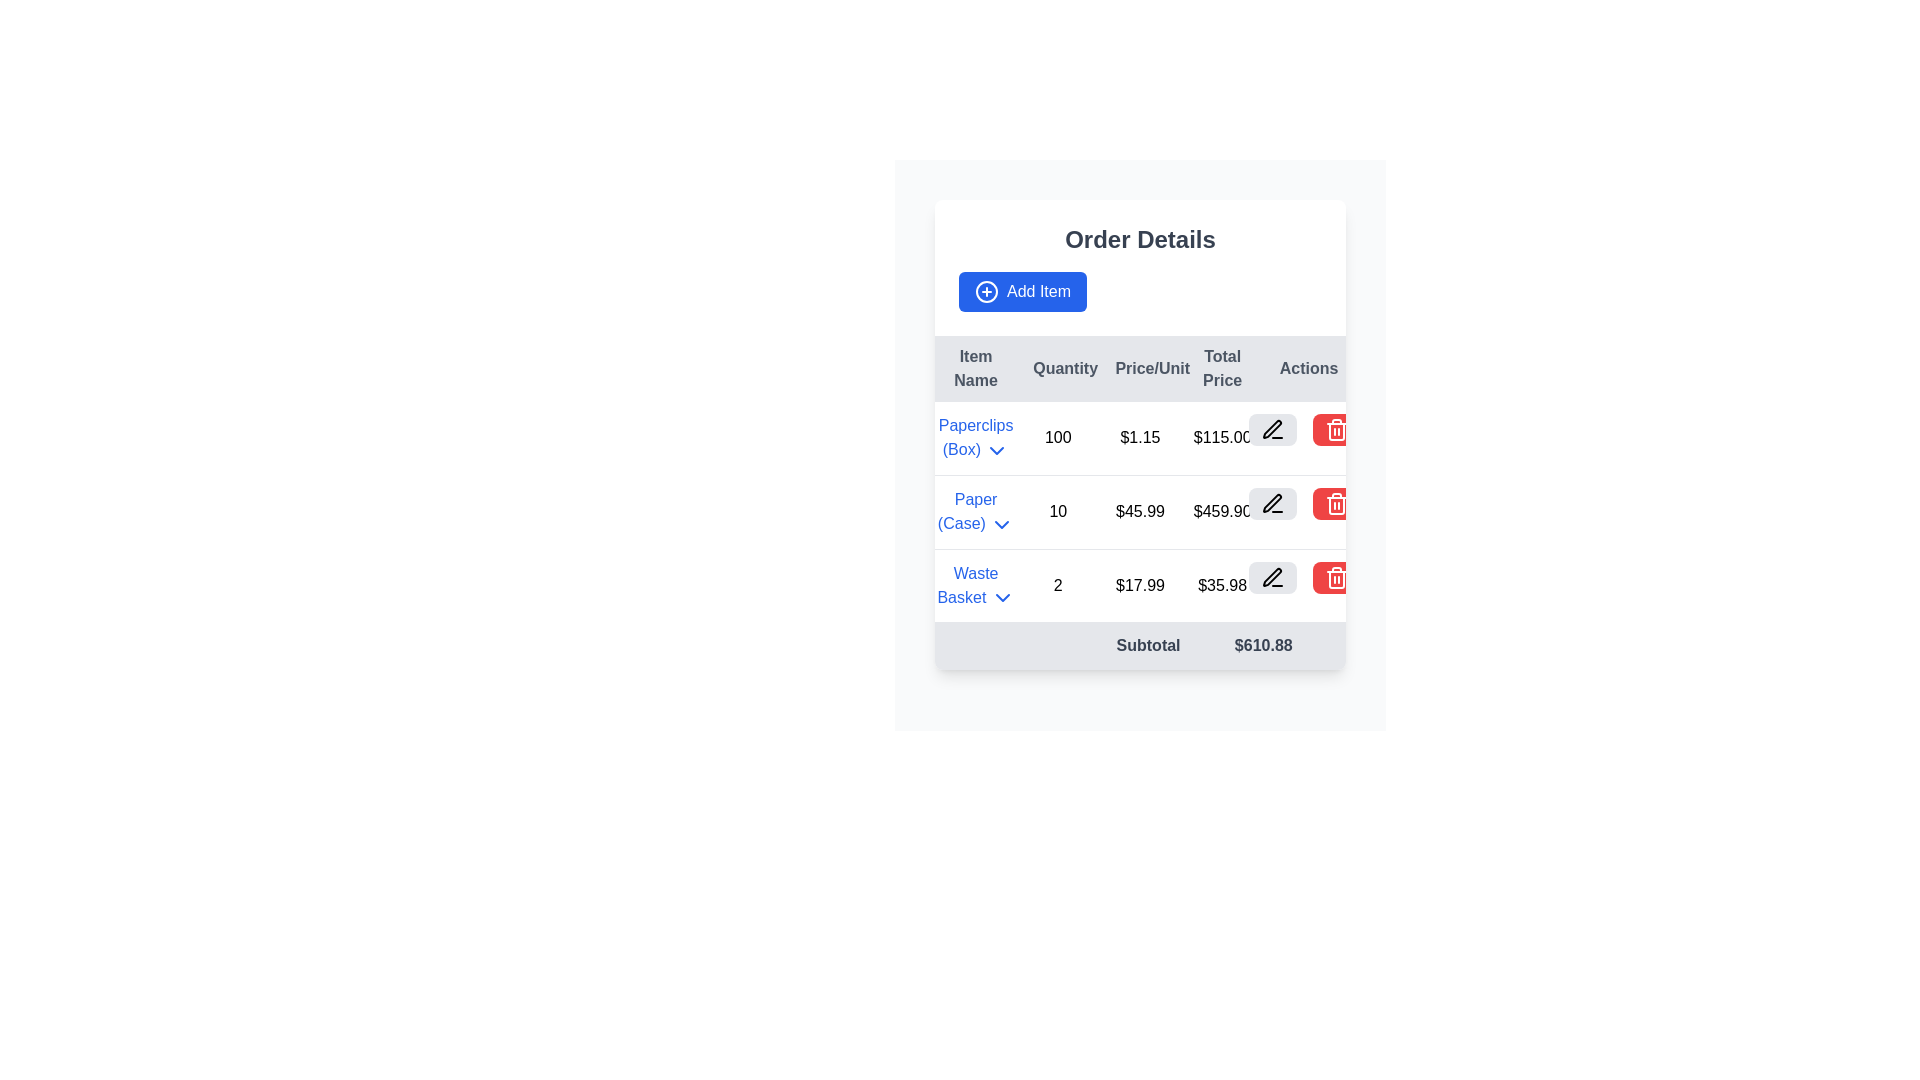 The height and width of the screenshot is (1080, 1920). What do you see at coordinates (1140, 585) in the screenshot?
I see `the 'Waste Basket' row in the Order Details table` at bounding box center [1140, 585].